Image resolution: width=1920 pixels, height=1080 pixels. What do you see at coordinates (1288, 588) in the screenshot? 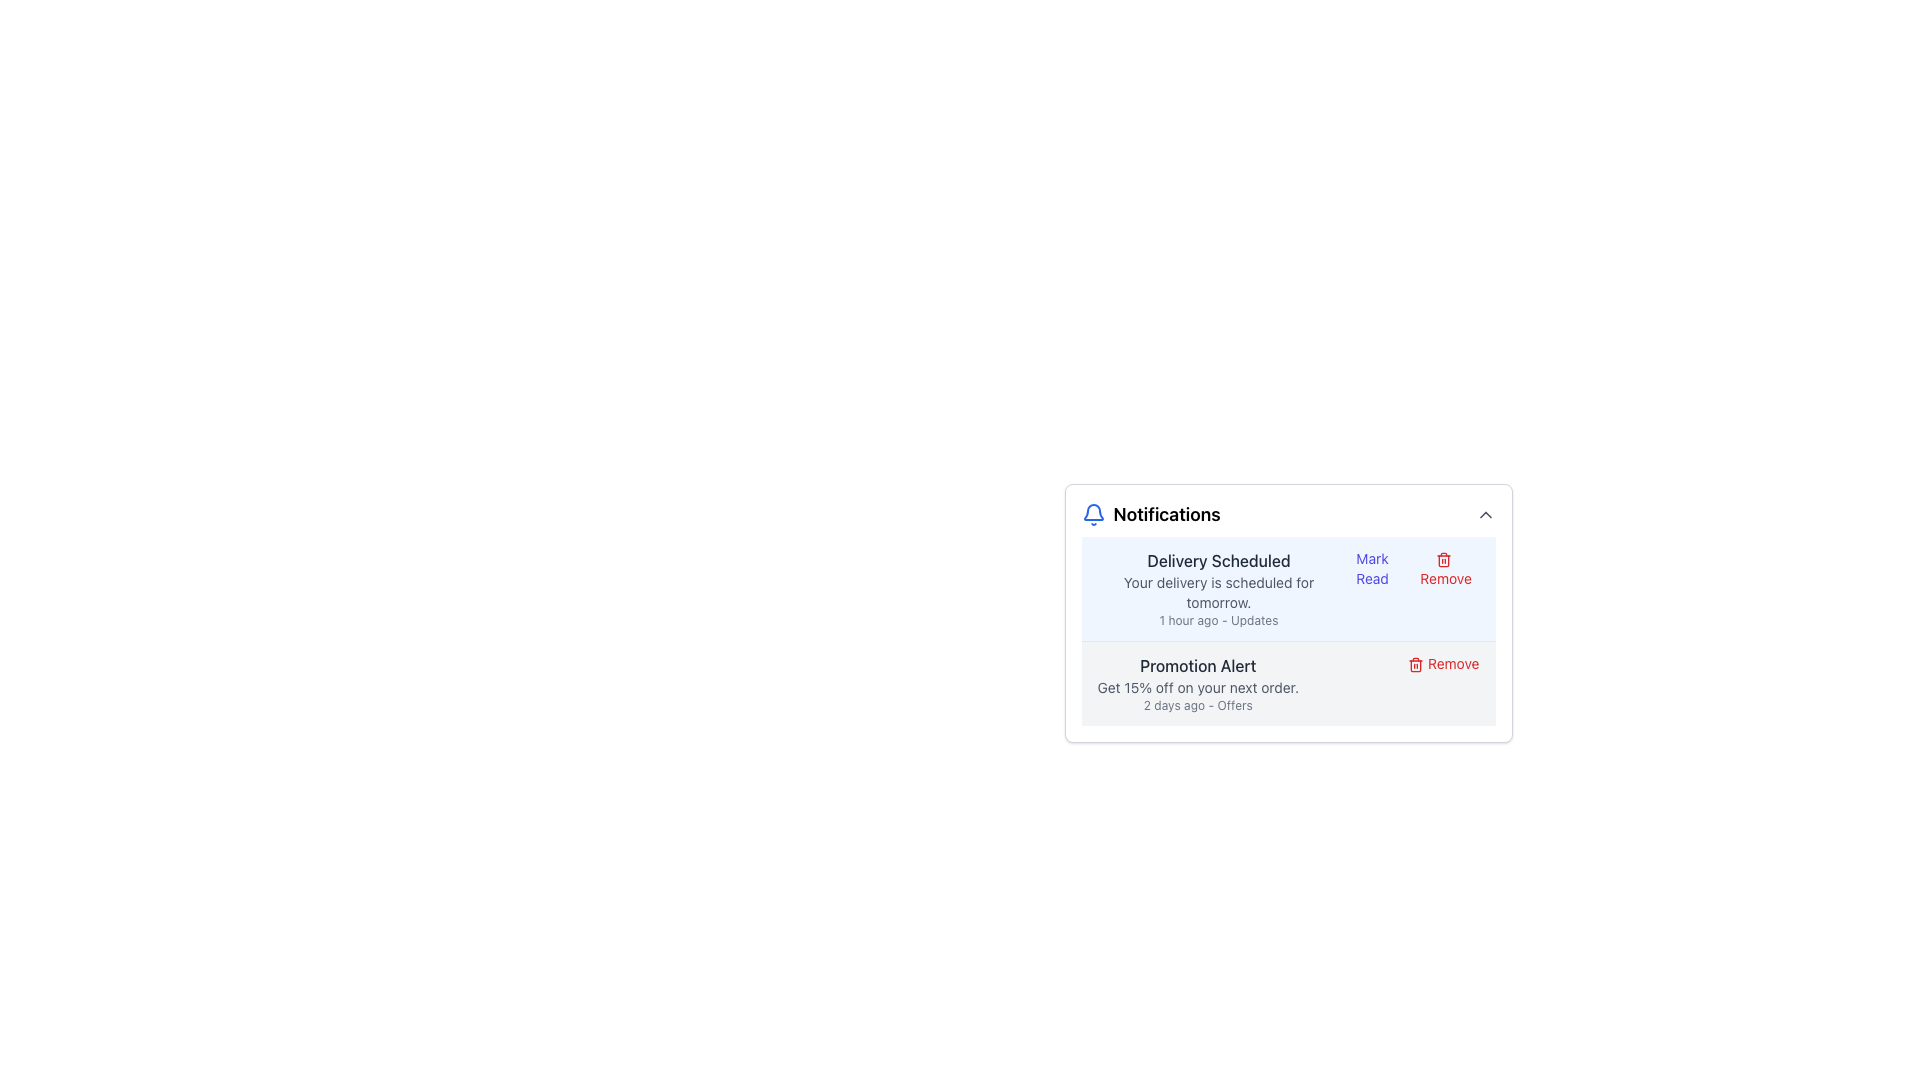
I see `the notification block titled 'Delivery Scheduled'` at bounding box center [1288, 588].